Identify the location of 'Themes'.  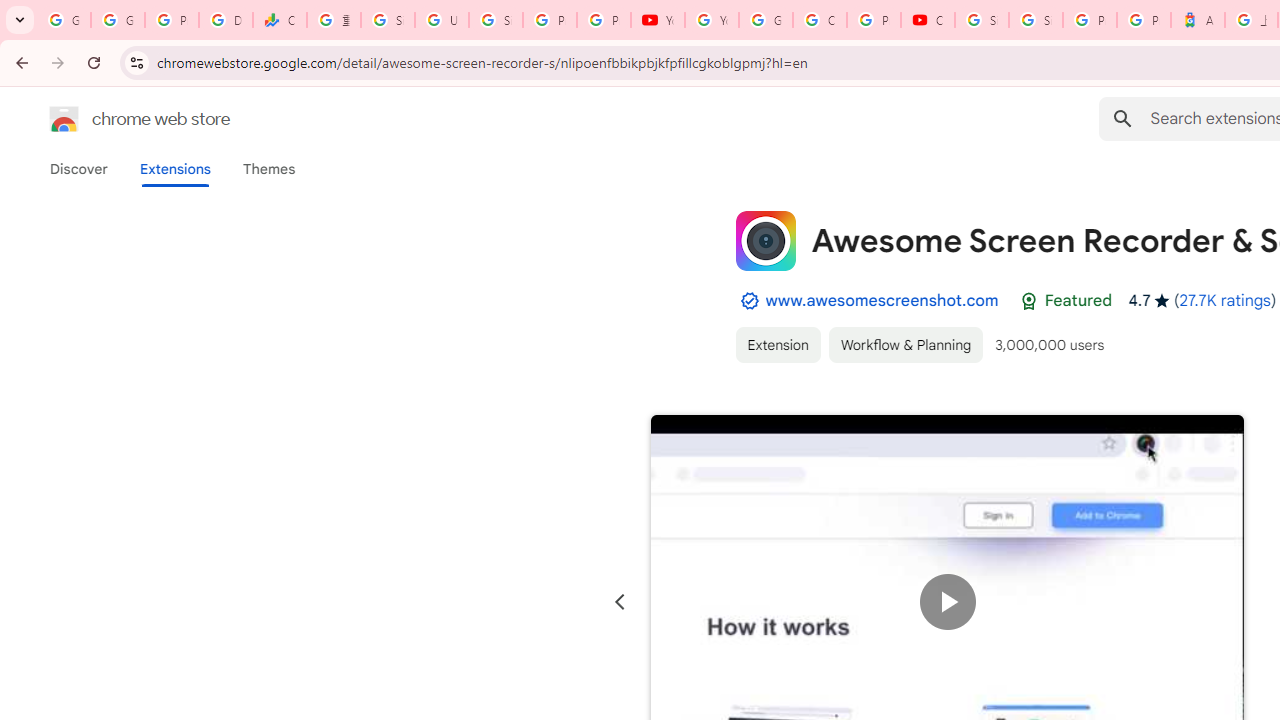
(268, 168).